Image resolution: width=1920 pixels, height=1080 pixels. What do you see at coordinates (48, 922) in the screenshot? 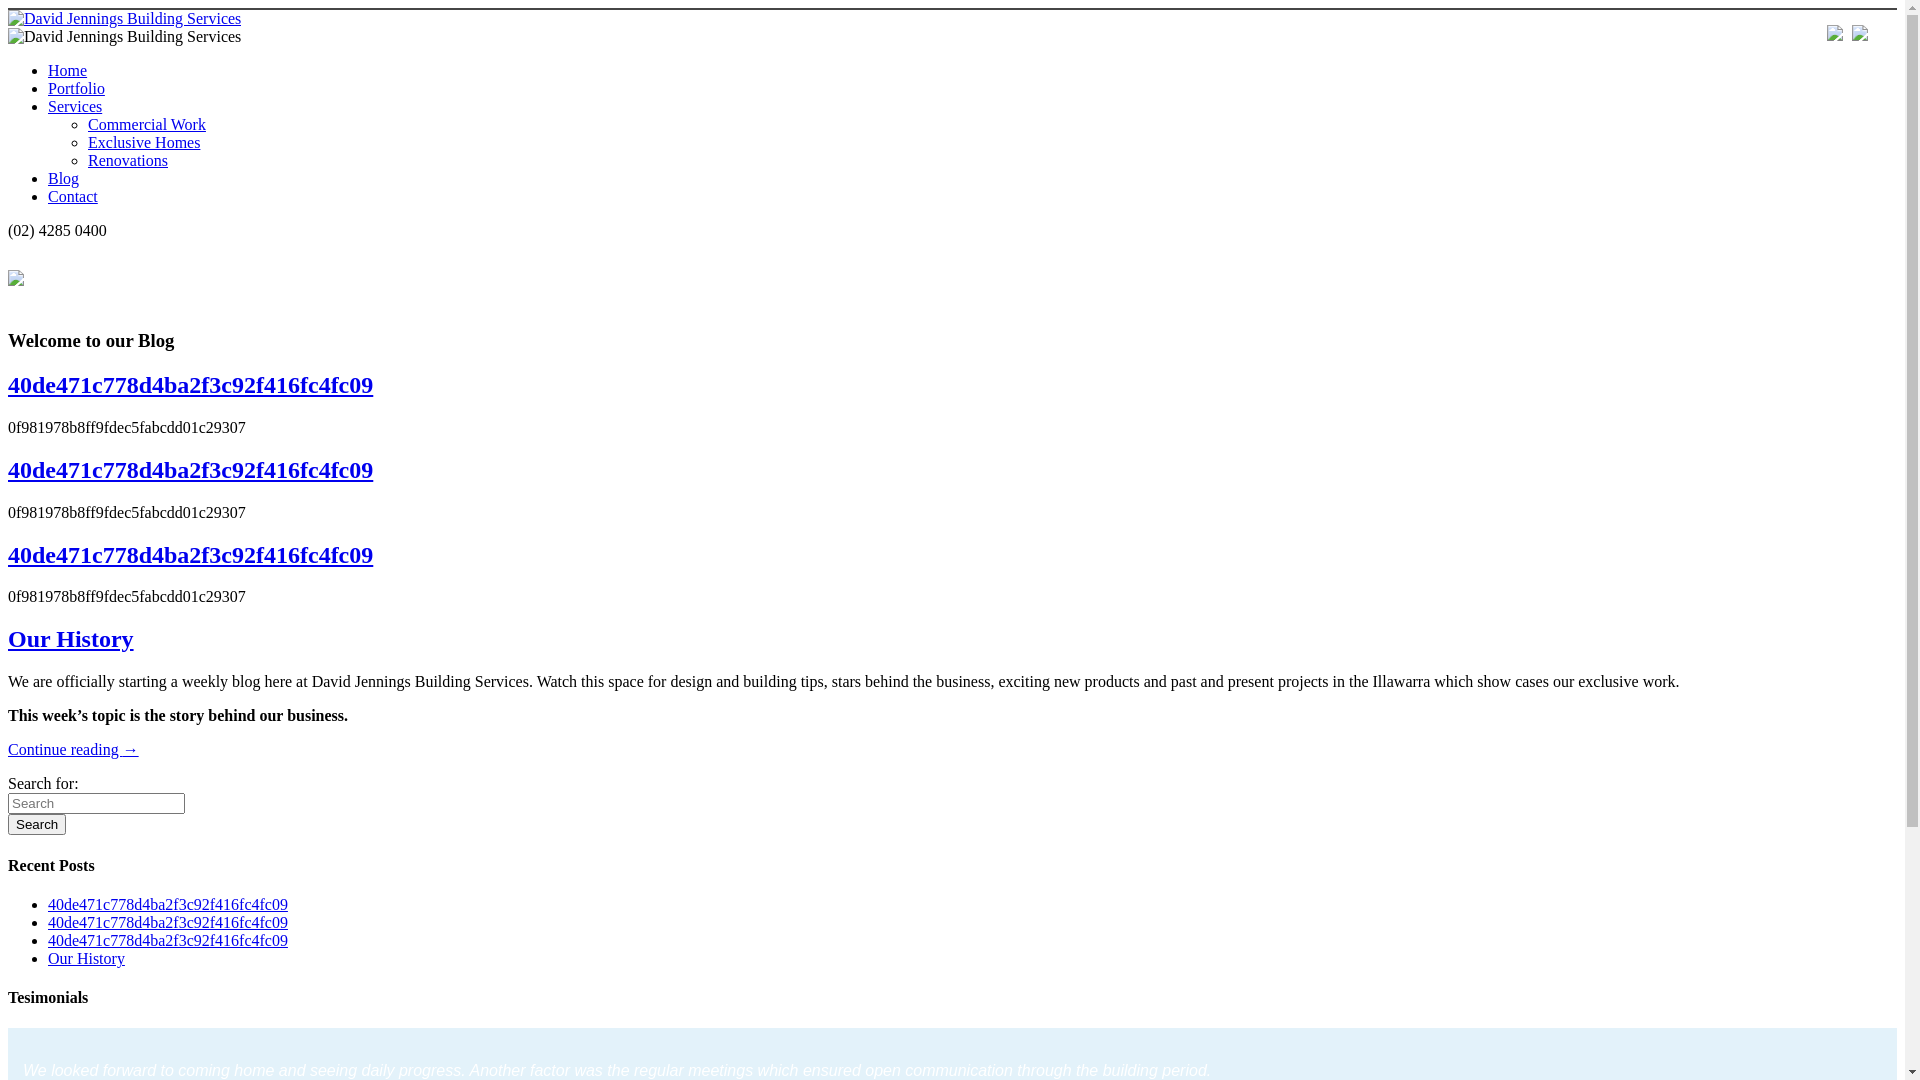
I see `'40de471c778d4ba2f3c92f416fc4fc09'` at bounding box center [48, 922].